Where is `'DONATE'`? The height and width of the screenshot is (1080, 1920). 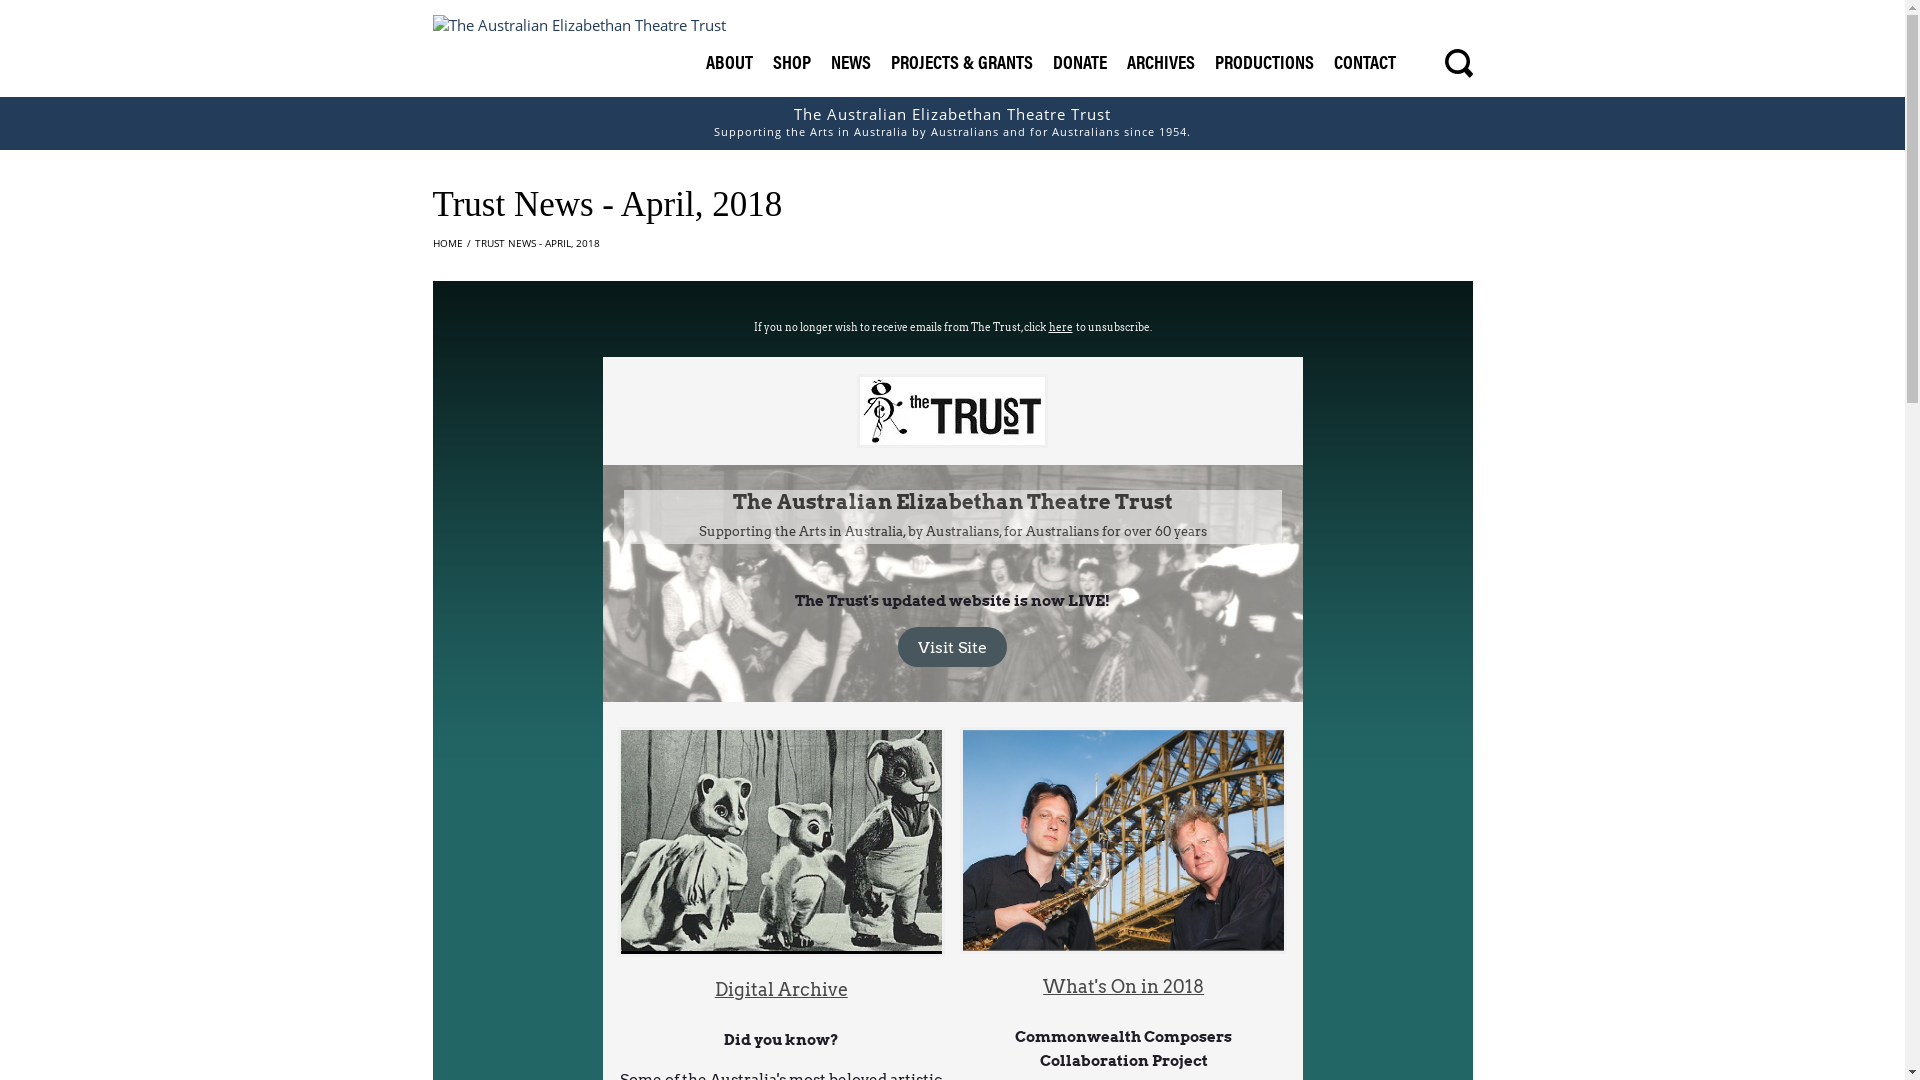
'DONATE' is located at coordinates (1042, 60).